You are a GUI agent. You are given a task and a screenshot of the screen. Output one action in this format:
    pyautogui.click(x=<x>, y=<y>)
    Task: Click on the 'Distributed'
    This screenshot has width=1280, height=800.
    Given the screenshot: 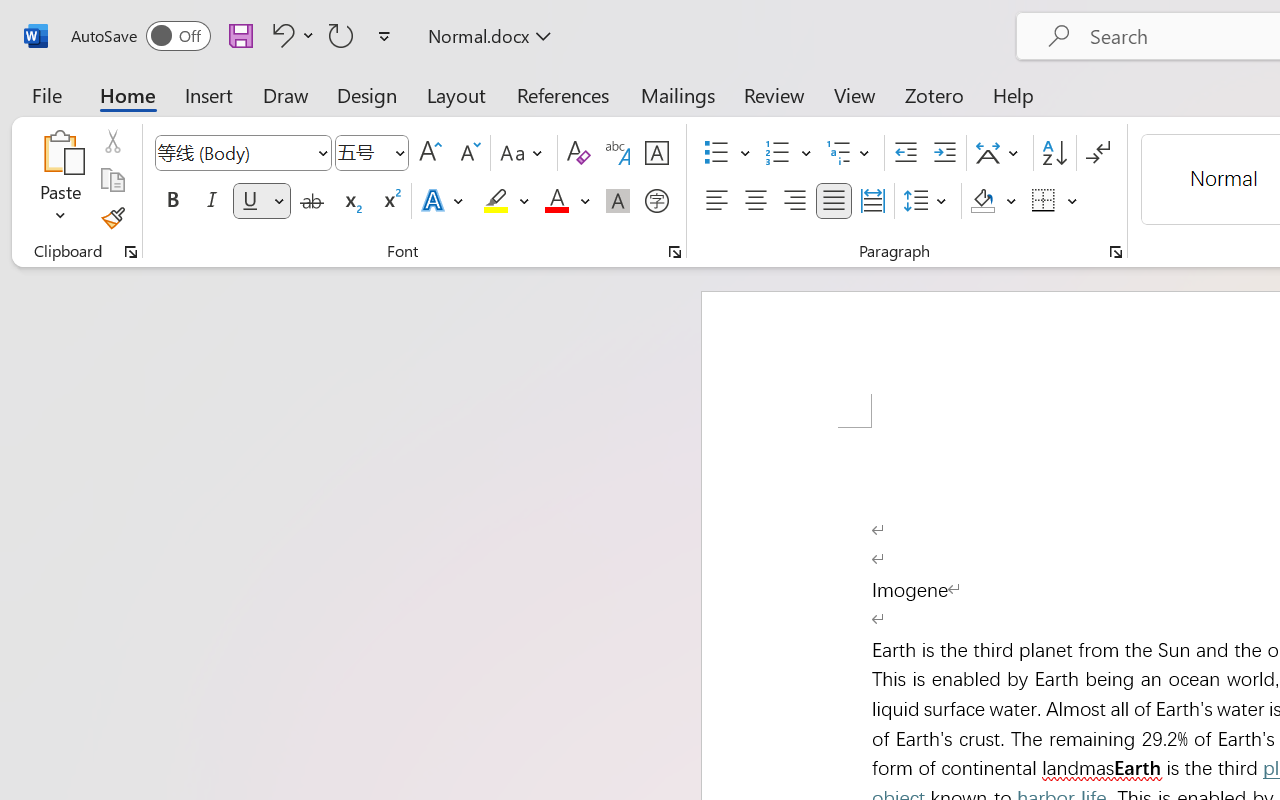 What is the action you would take?
    pyautogui.click(x=872, y=201)
    